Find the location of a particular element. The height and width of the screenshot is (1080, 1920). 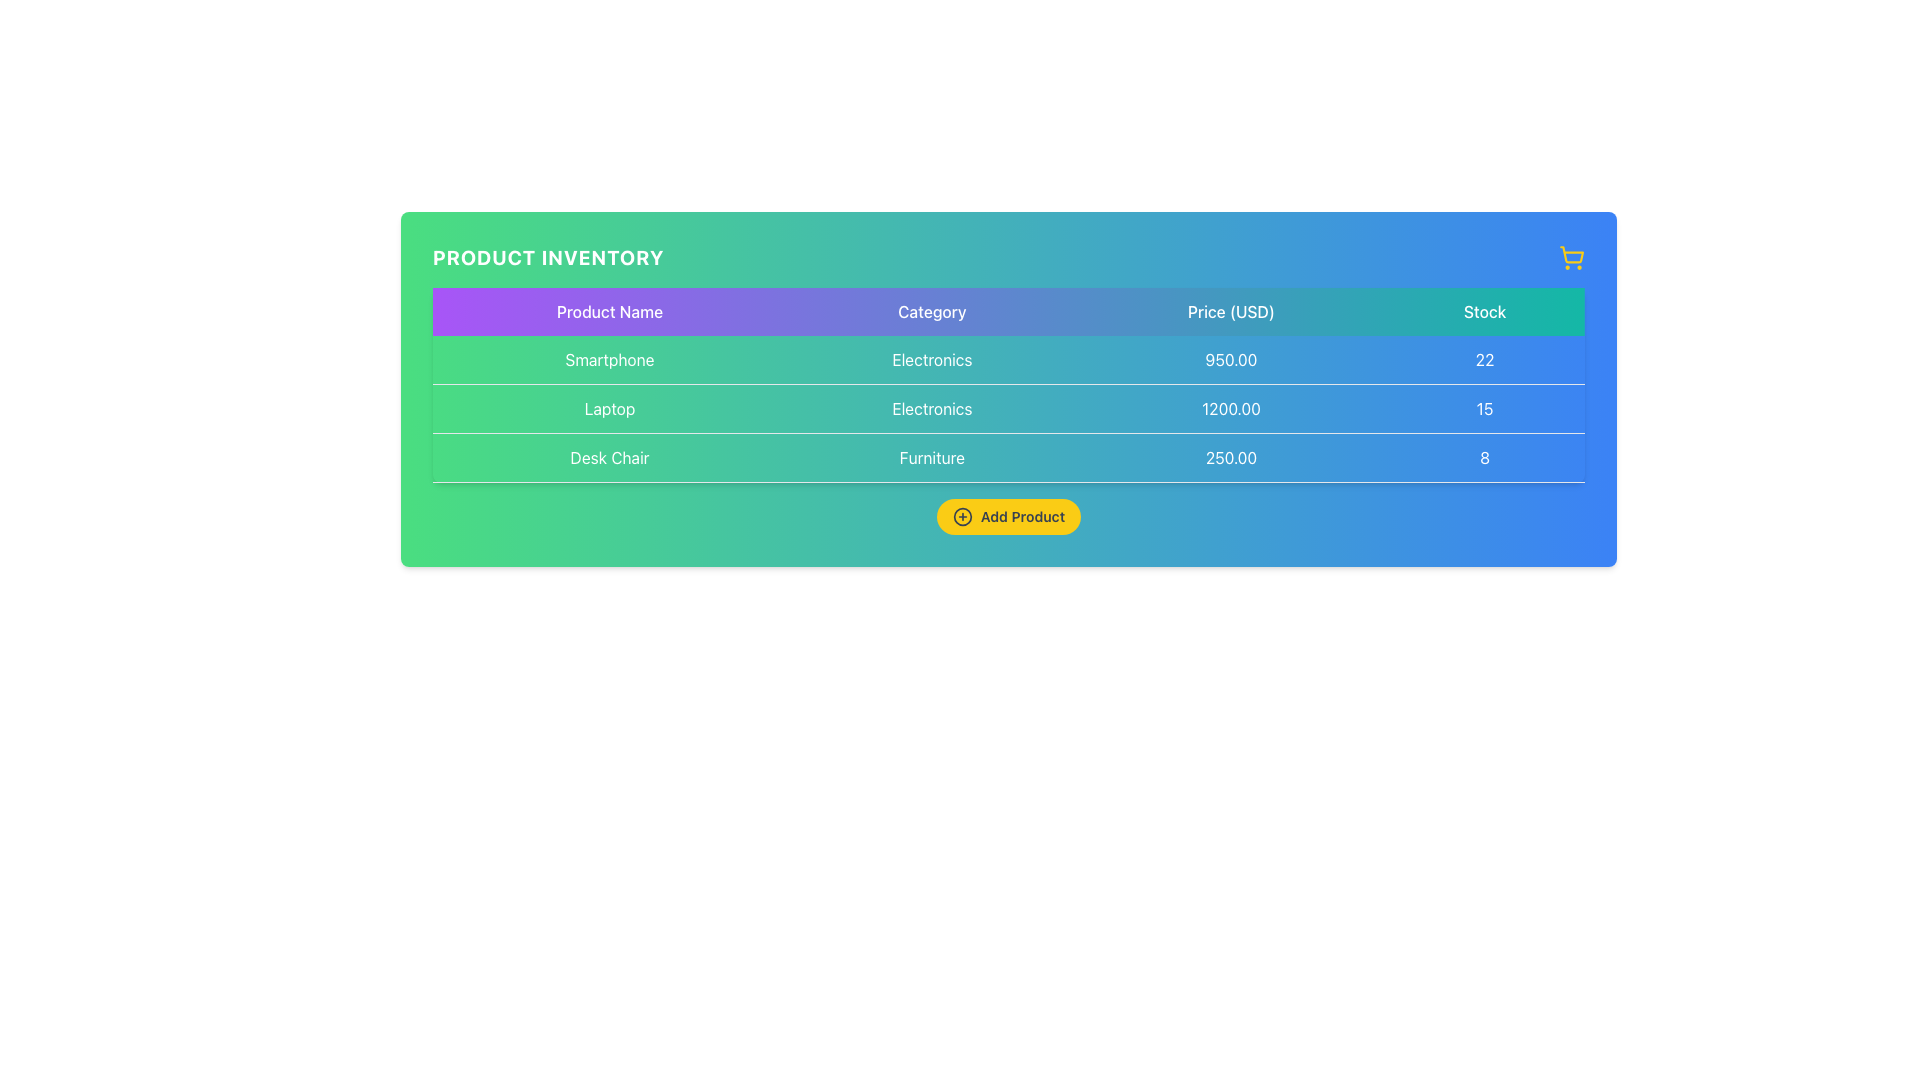

the 'Product Name' column header text element located in the first position of the table header under 'PRODUCT INVENTORY' is located at coordinates (608, 312).